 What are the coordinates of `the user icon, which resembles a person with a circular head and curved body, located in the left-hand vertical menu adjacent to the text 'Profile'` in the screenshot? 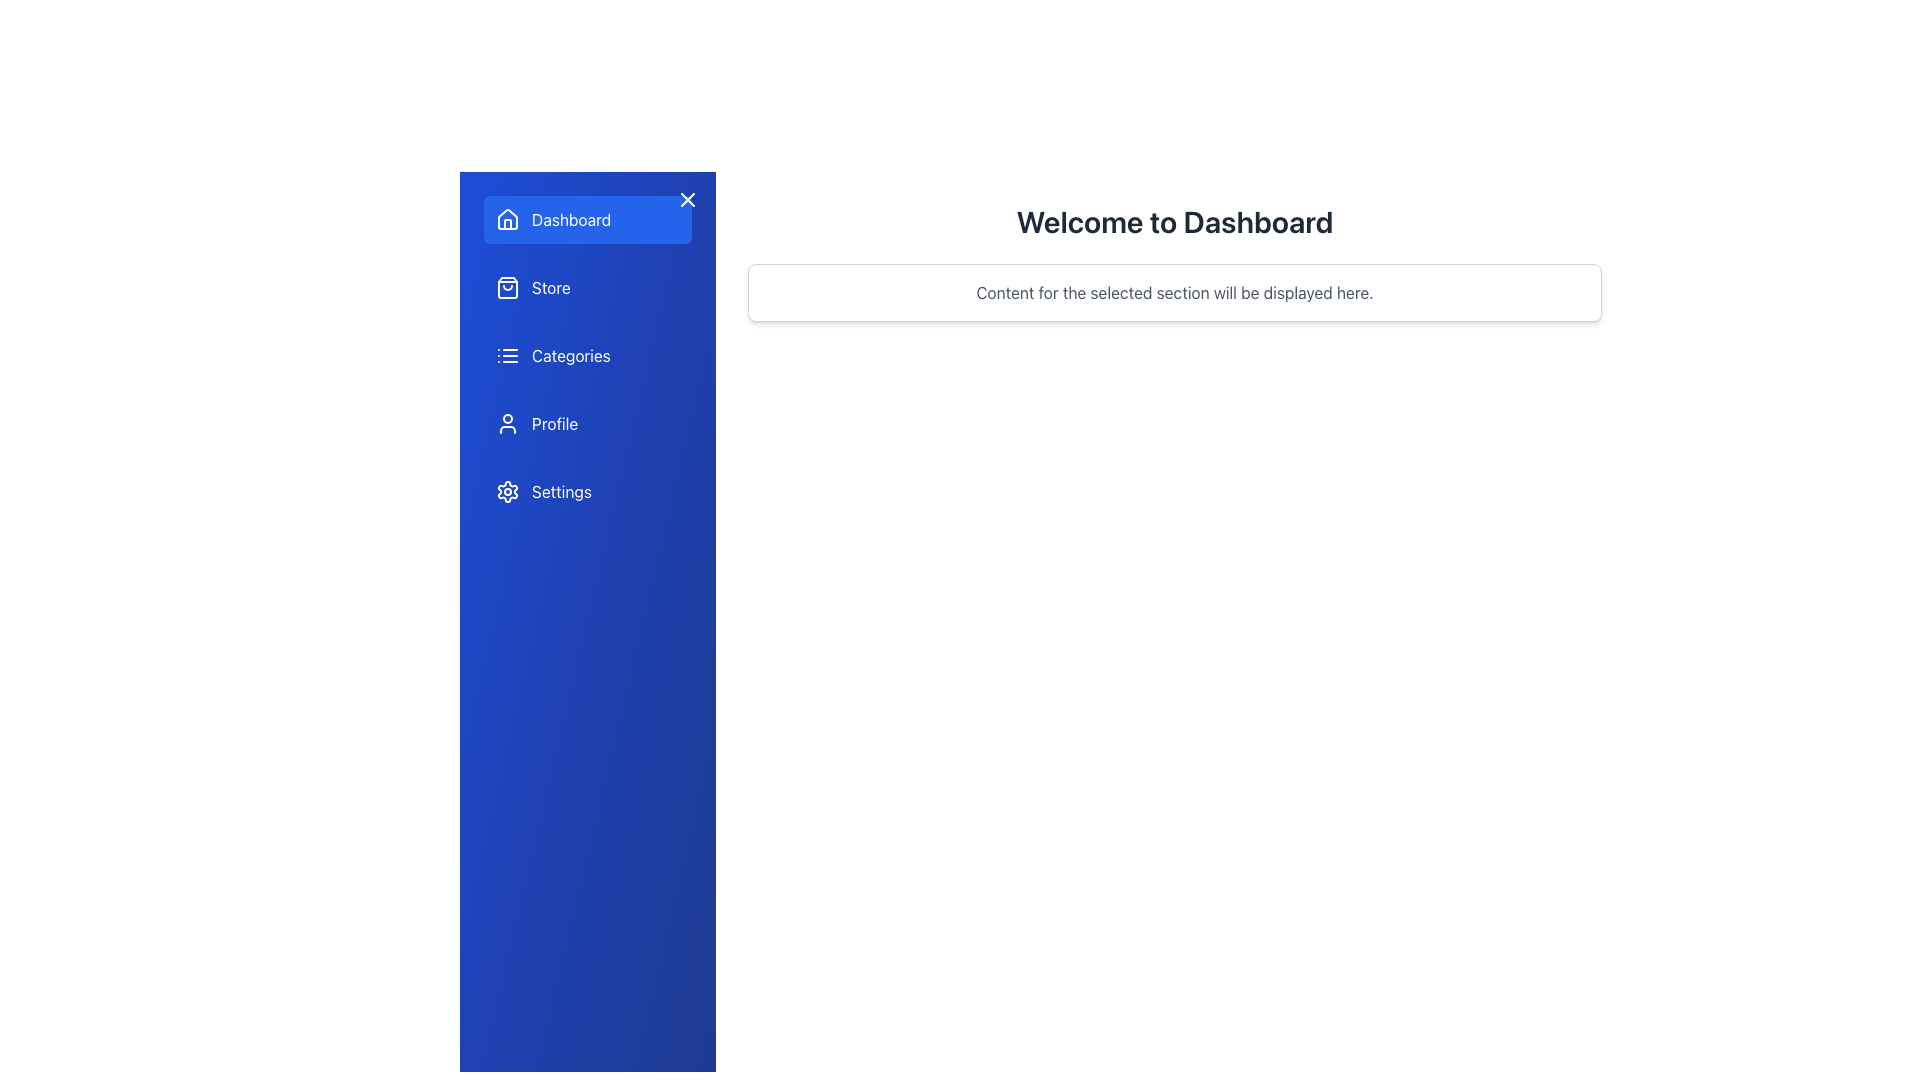 It's located at (508, 423).